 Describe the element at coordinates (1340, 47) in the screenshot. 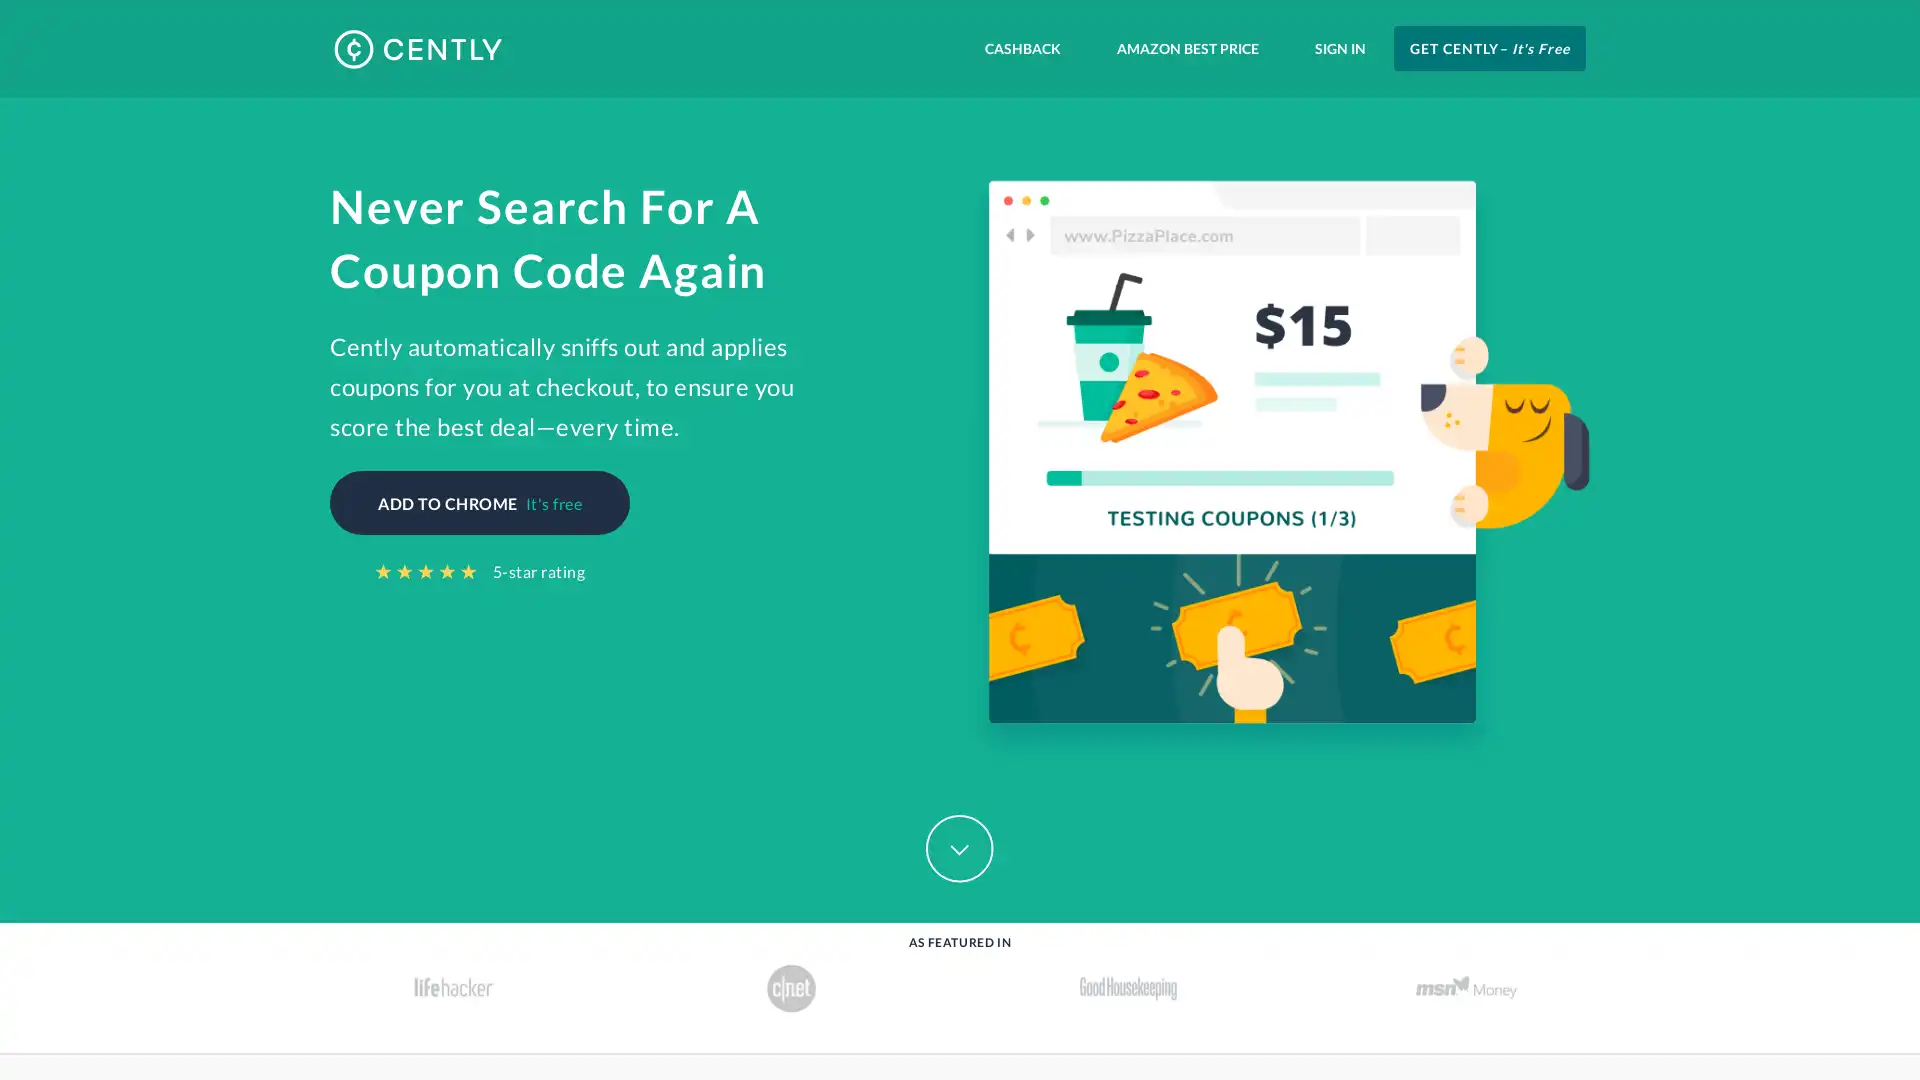

I see `SIGN IN` at that location.